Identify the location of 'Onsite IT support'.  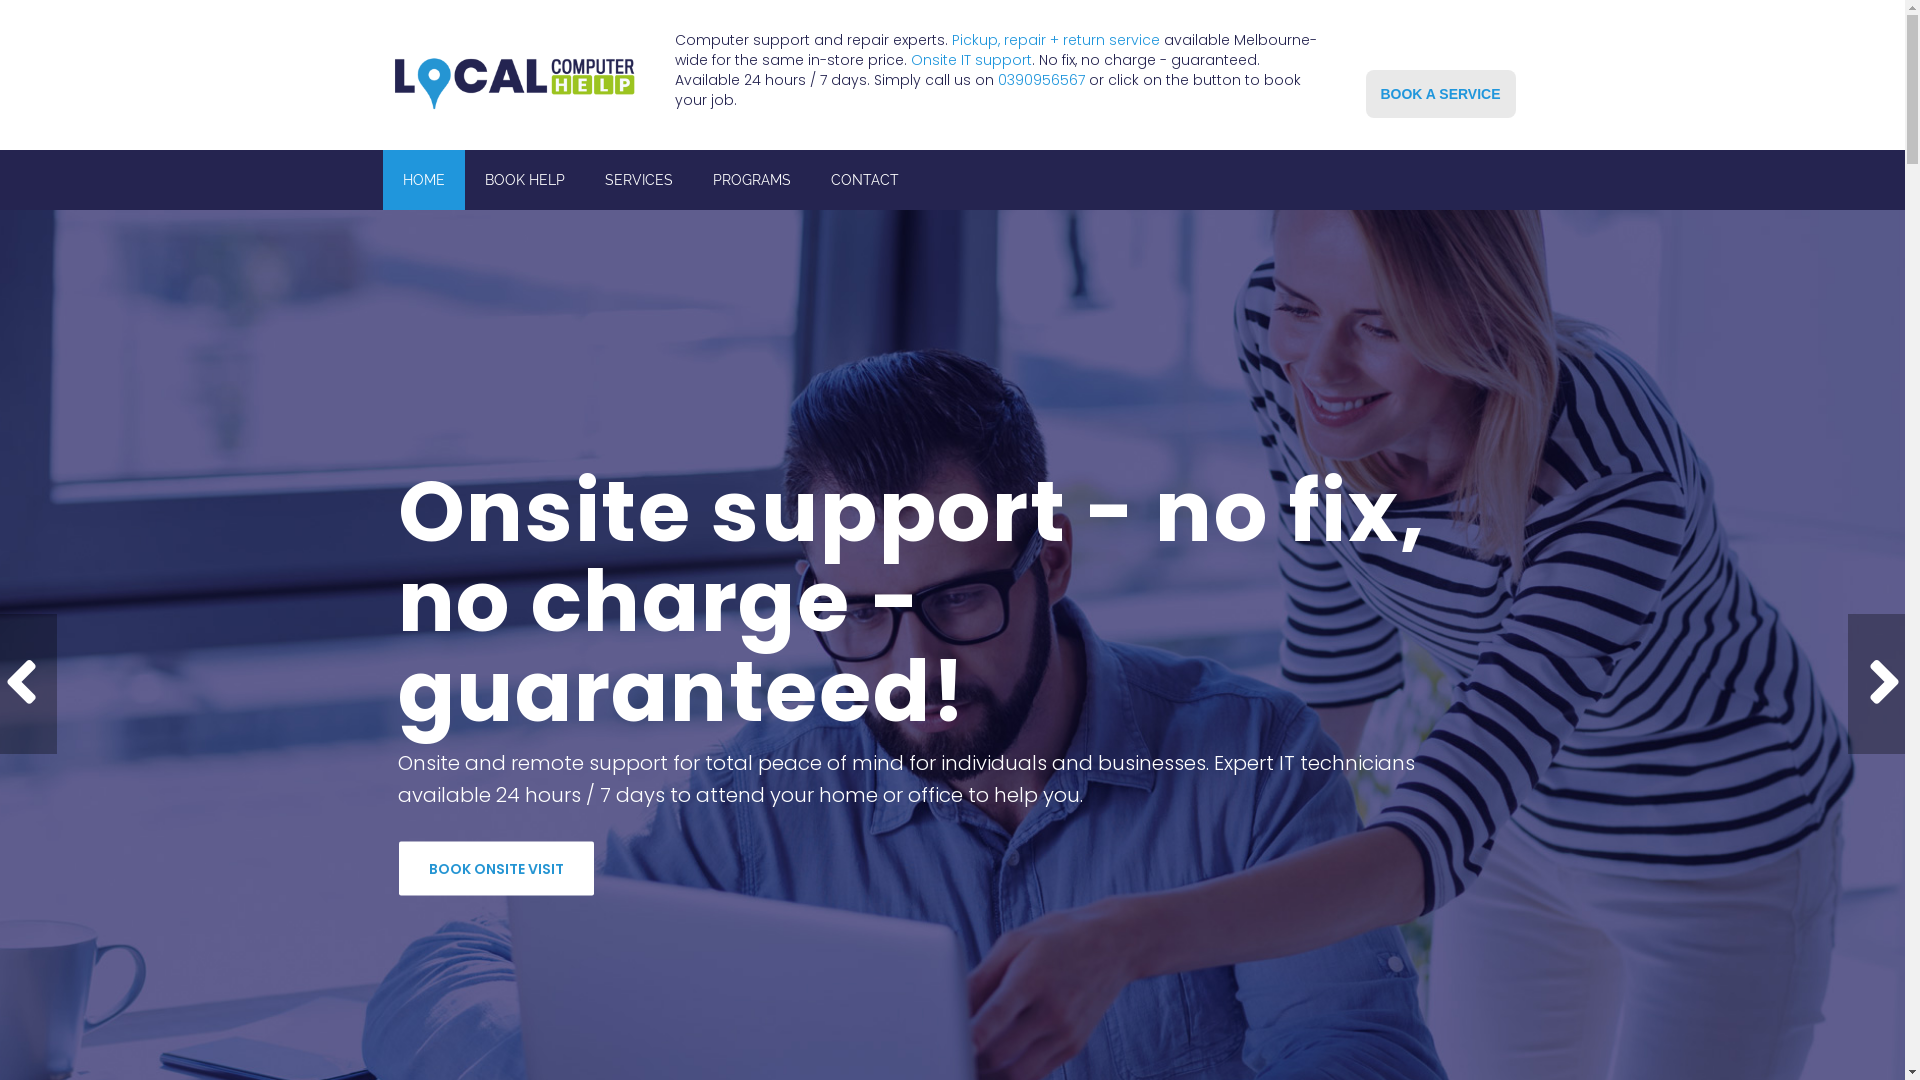
(971, 59).